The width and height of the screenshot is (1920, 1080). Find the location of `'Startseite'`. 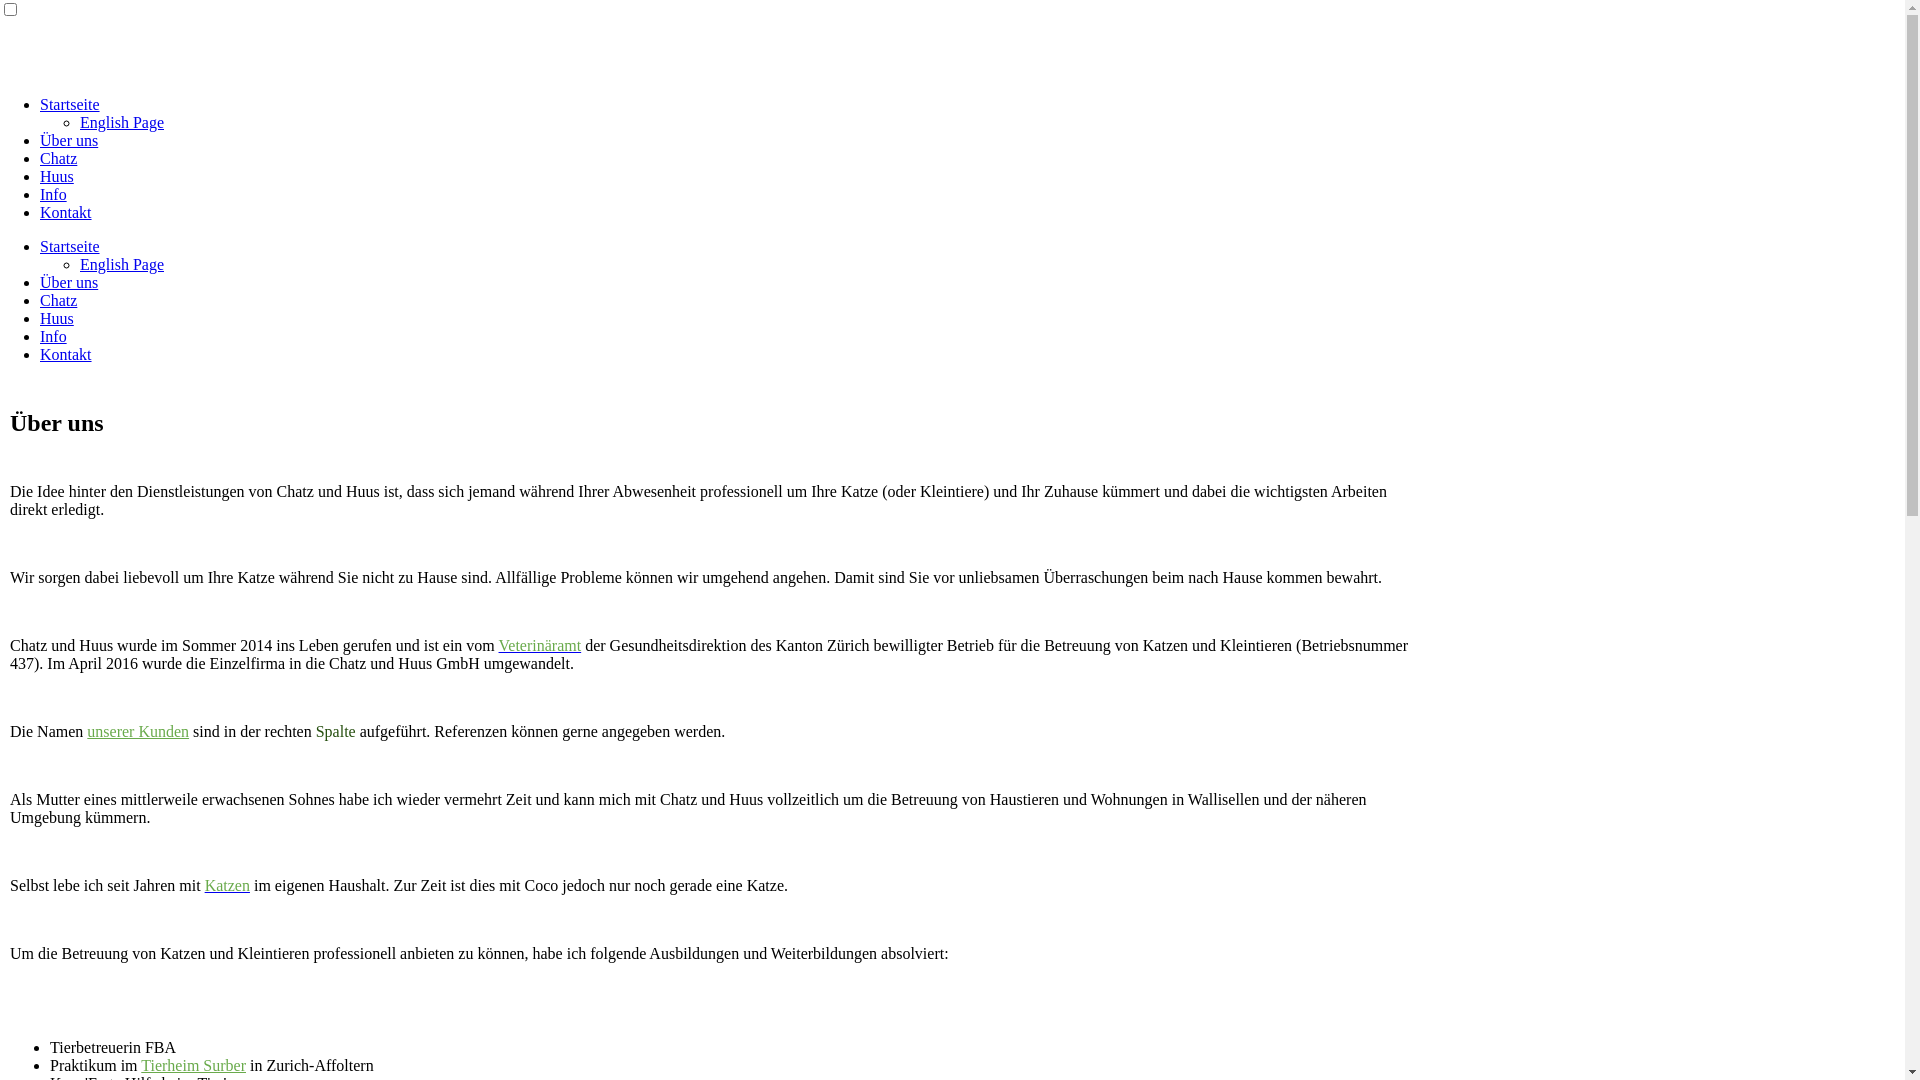

'Startseite' is located at coordinates (39, 245).